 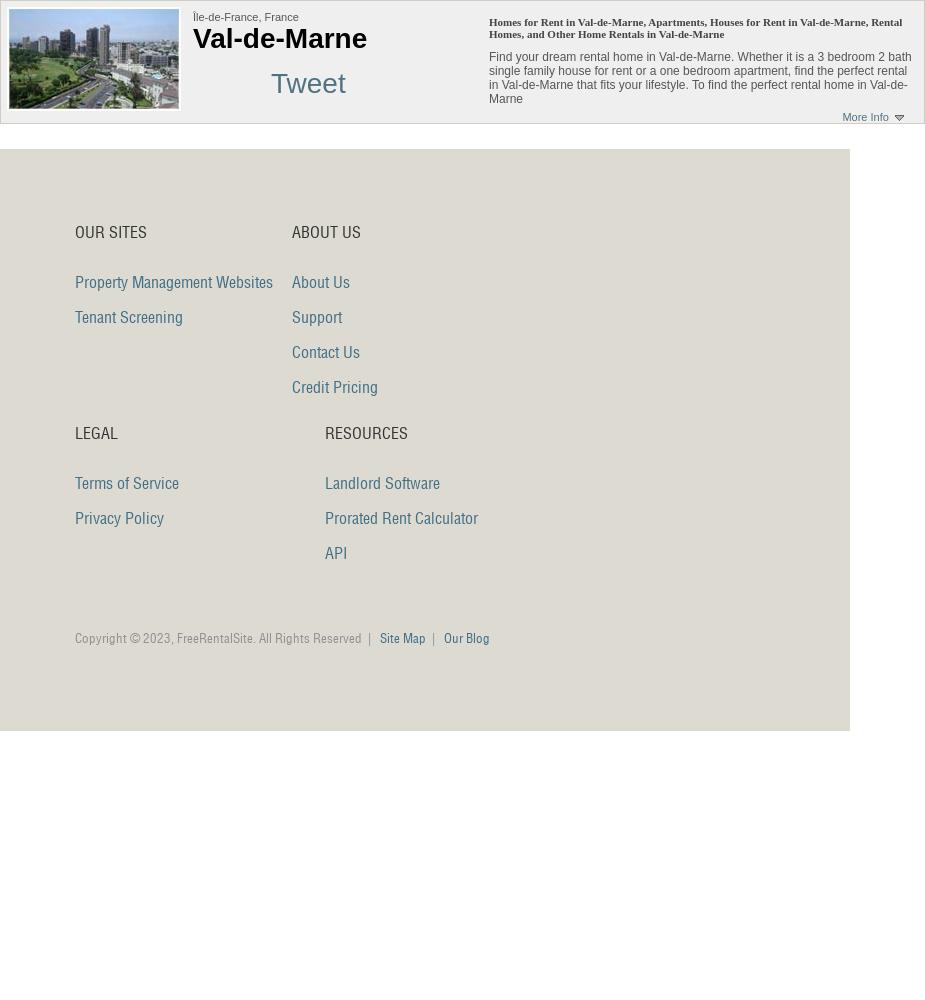 I want to click on 'Legal', so click(x=95, y=433).